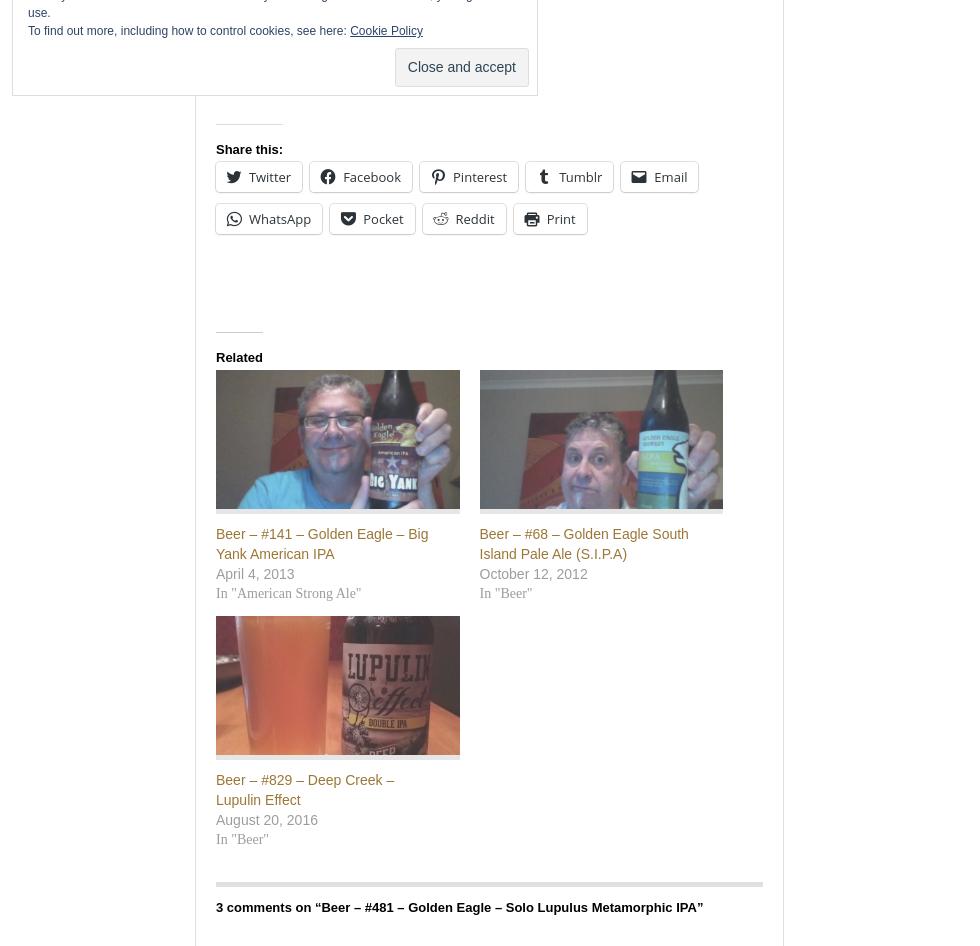 The height and width of the screenshot is (946, 980). I want to click on 'Email', so click(670, 176).